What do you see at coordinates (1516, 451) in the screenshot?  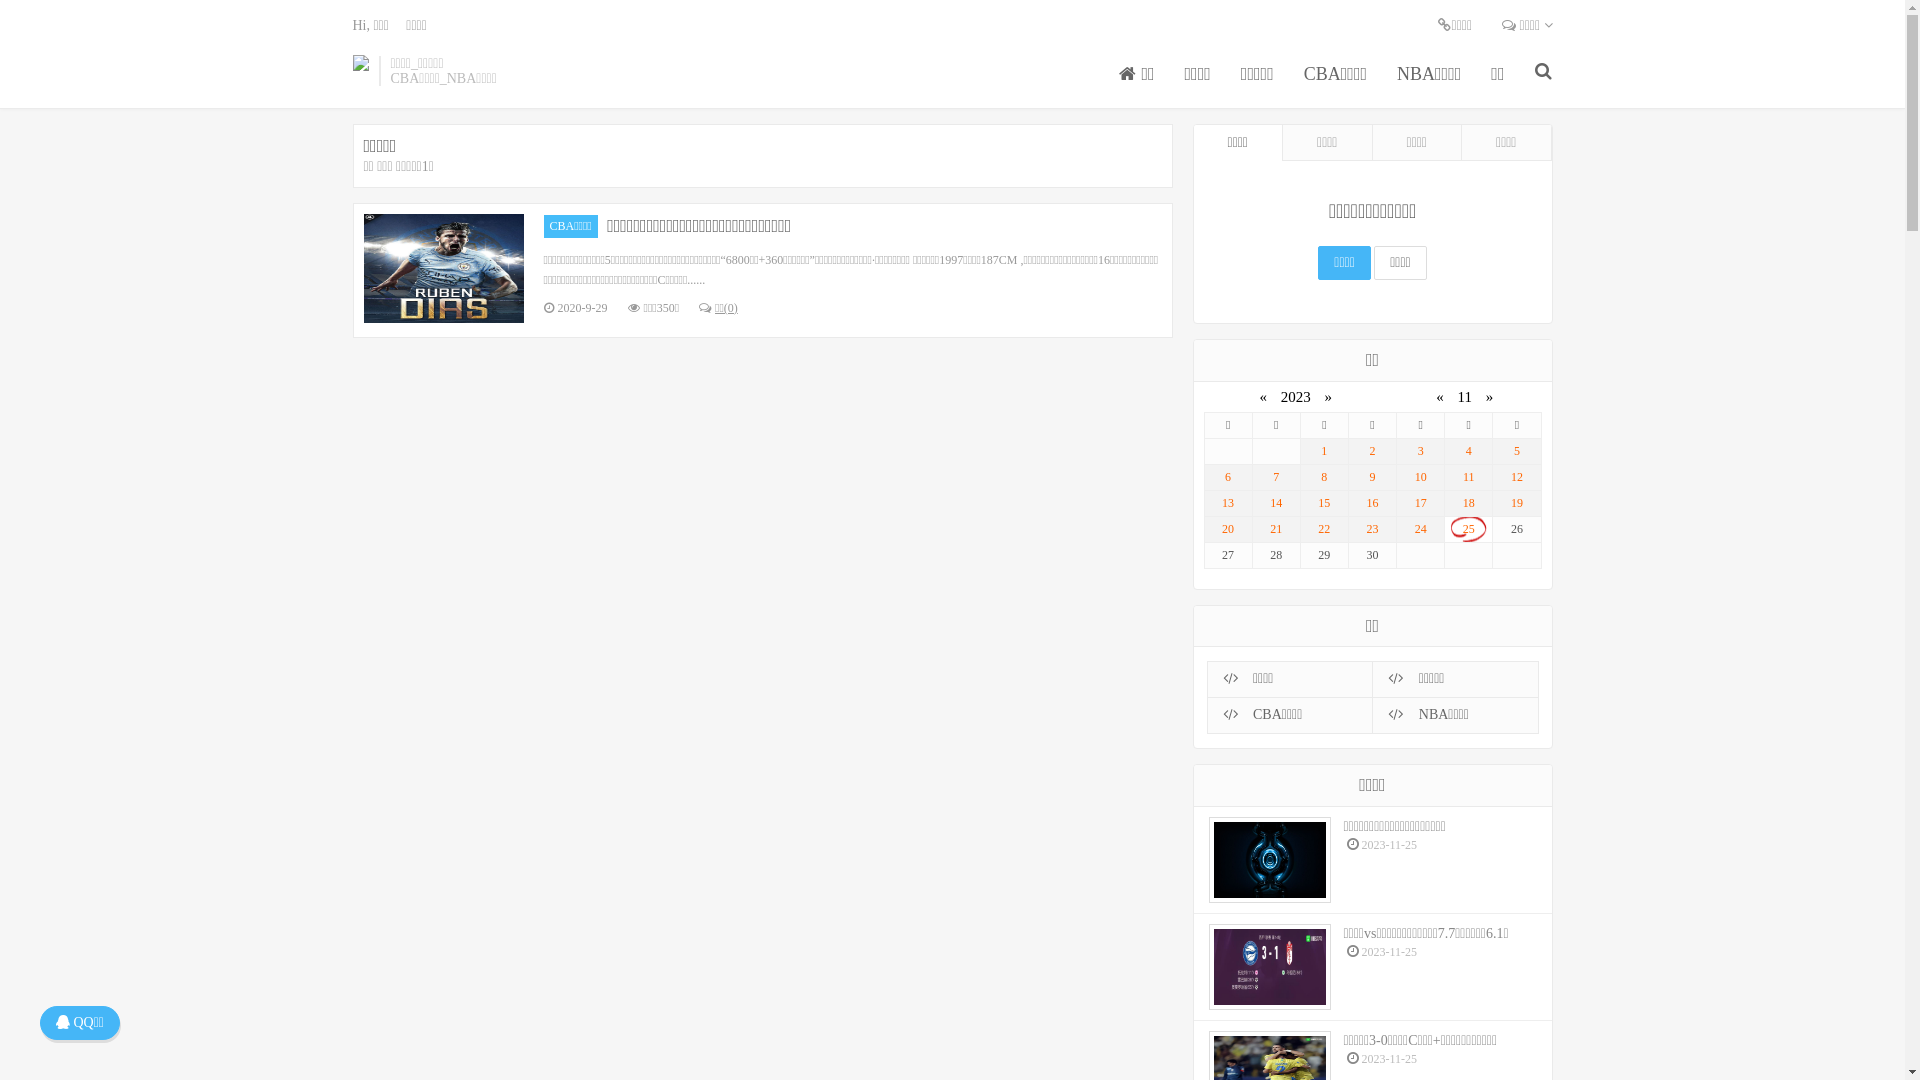 I see `'5'` at bounding box center [1516, 451].